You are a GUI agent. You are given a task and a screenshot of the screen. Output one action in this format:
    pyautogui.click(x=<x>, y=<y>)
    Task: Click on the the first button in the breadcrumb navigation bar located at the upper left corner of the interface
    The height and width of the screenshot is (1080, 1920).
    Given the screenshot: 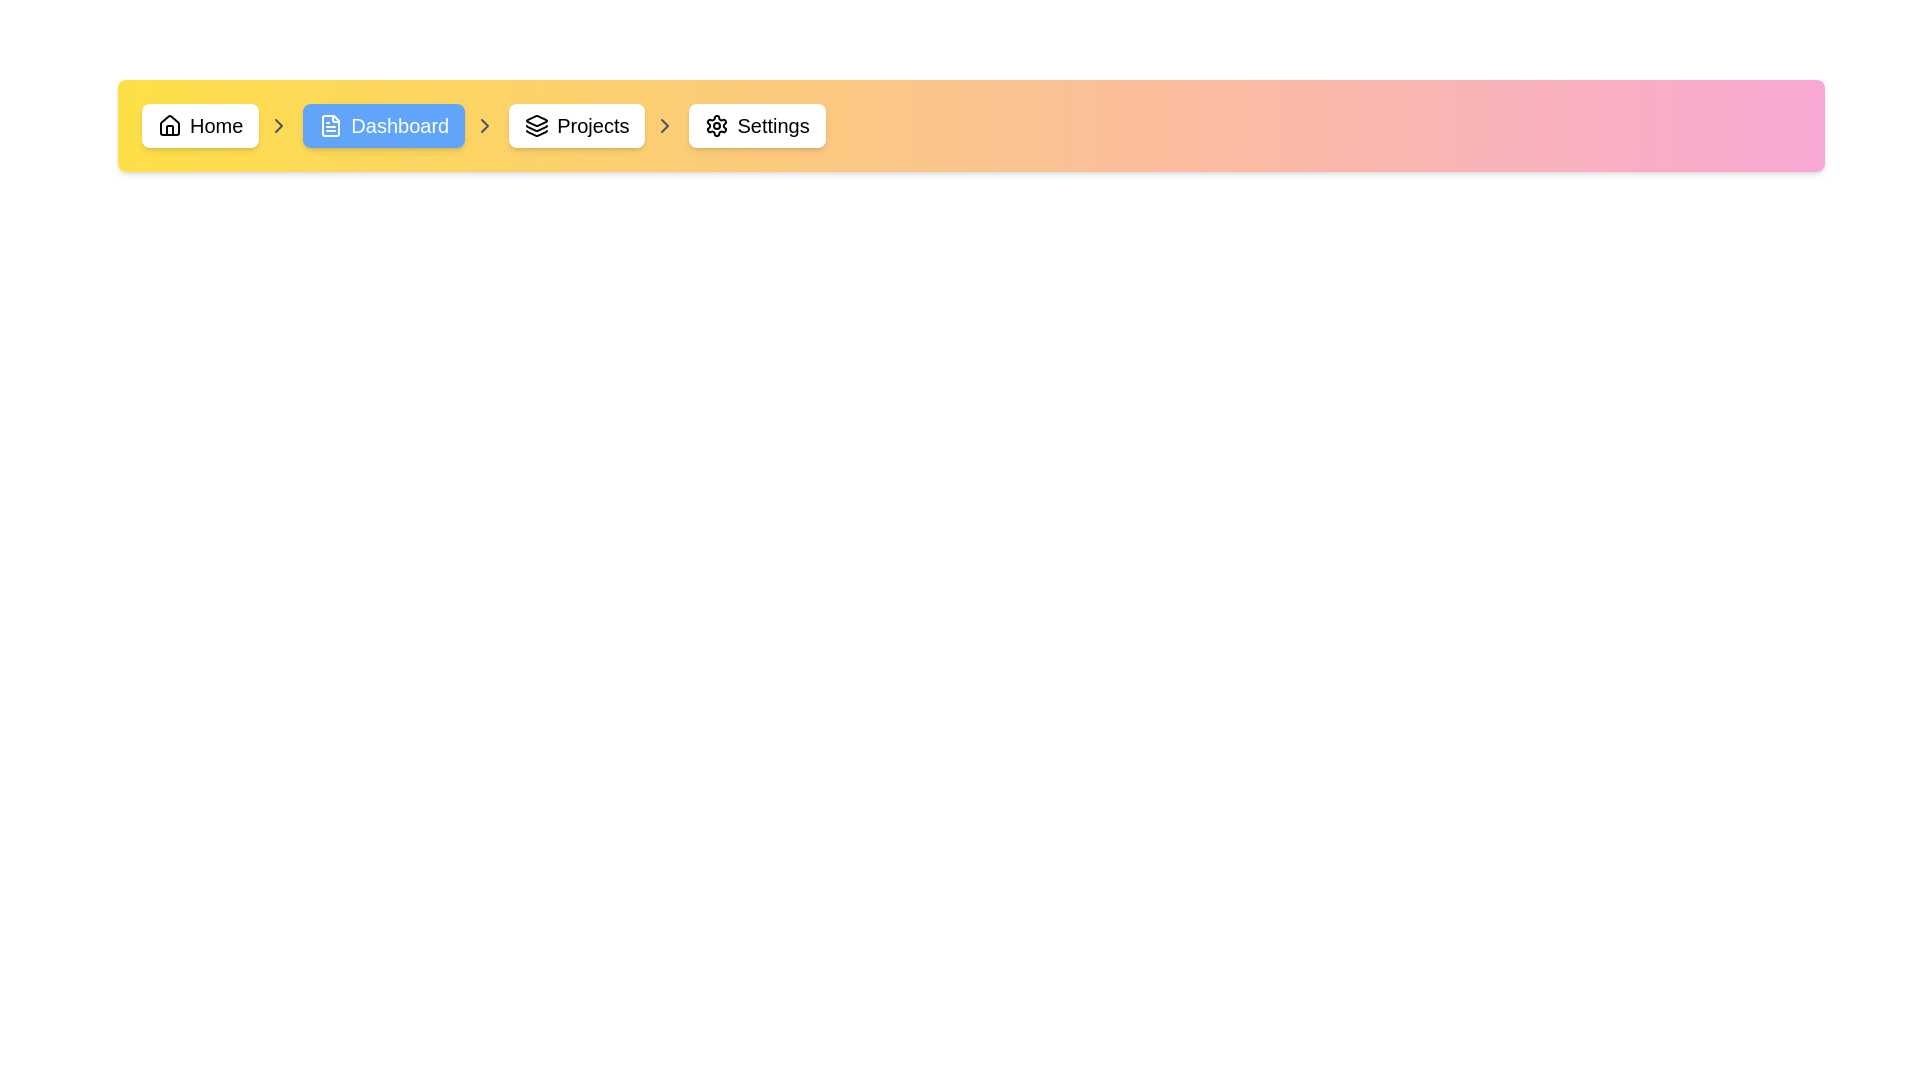 What is the action you would take?
    pyautogui.click(x=200, y=126)
    